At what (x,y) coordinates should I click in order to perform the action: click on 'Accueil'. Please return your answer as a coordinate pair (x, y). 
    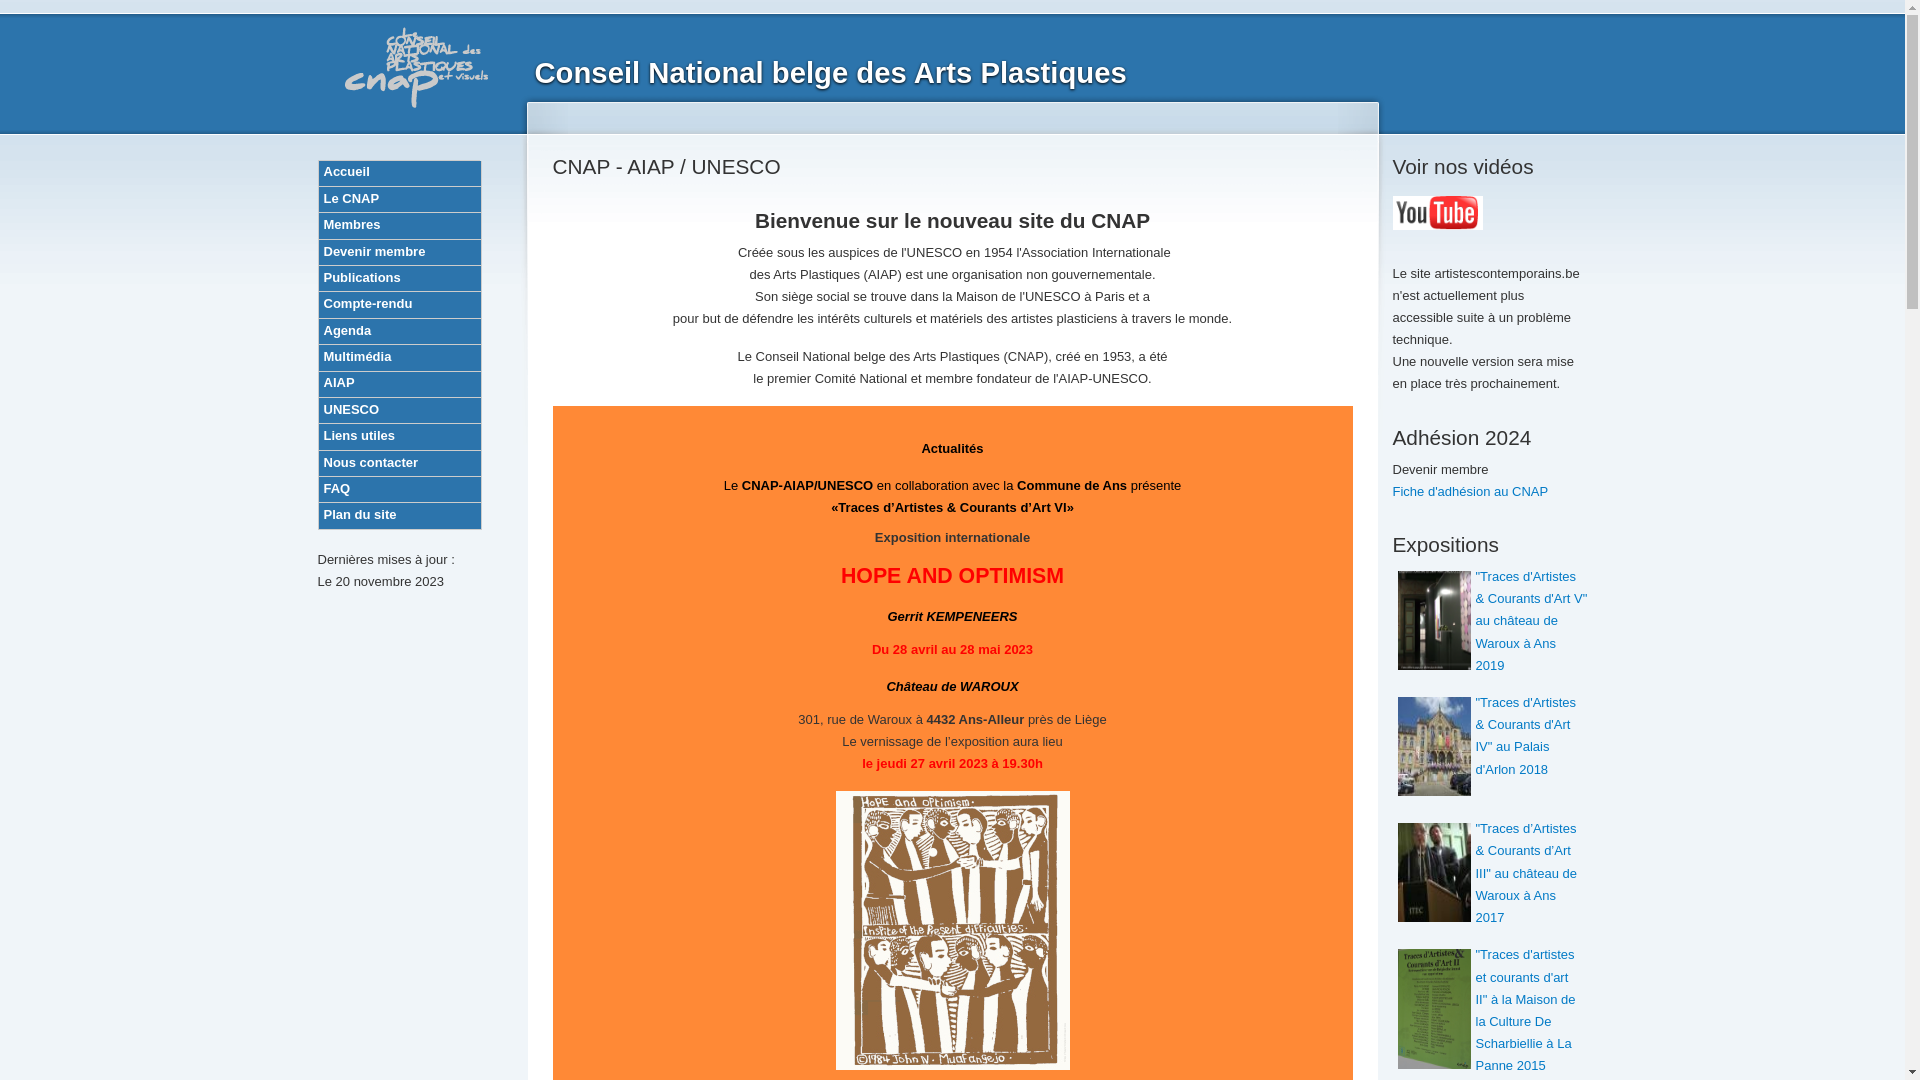
    Looking at the image, I should click on (399, 170).